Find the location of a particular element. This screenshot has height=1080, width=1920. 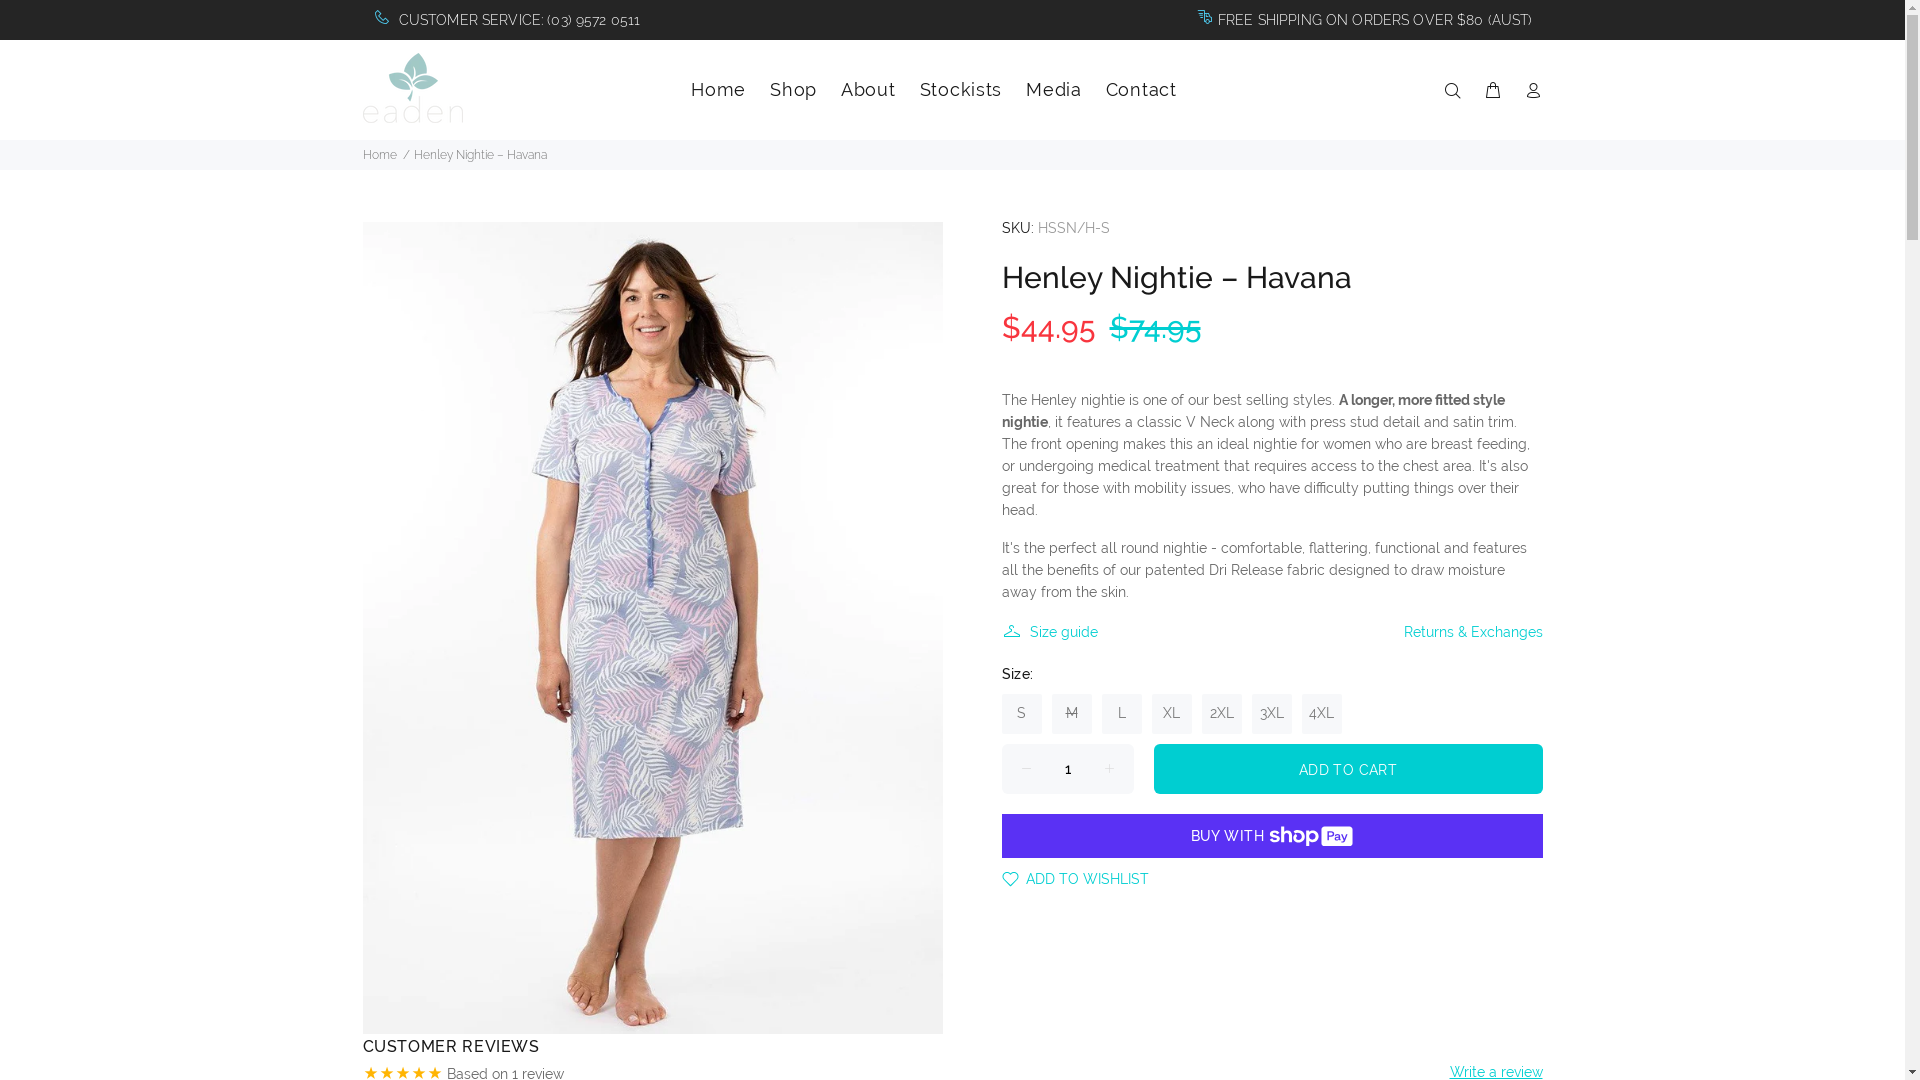

'Contact' is located at coordinates (1154, 88).